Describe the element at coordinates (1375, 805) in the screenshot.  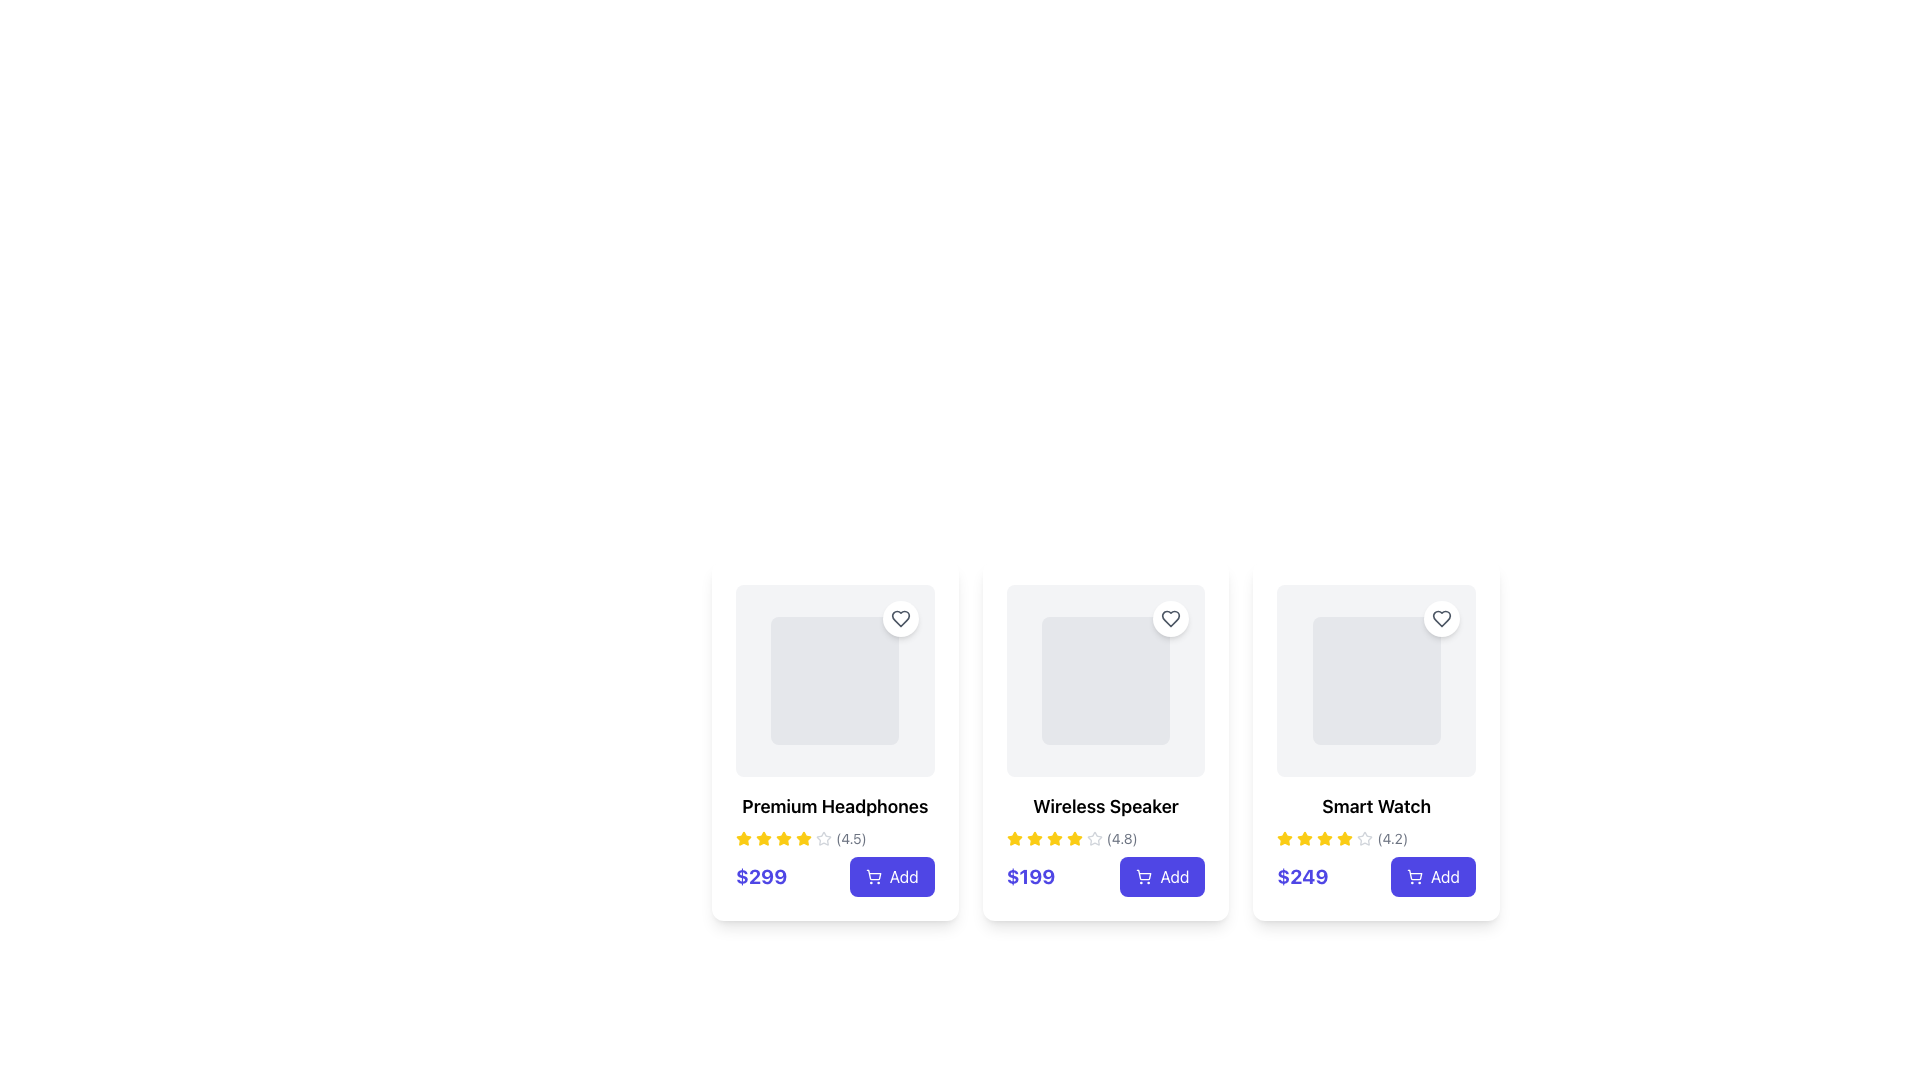
I see `the bold 'Smart Watch' static text displayed above the star rating and price details in the third product card` at that location.